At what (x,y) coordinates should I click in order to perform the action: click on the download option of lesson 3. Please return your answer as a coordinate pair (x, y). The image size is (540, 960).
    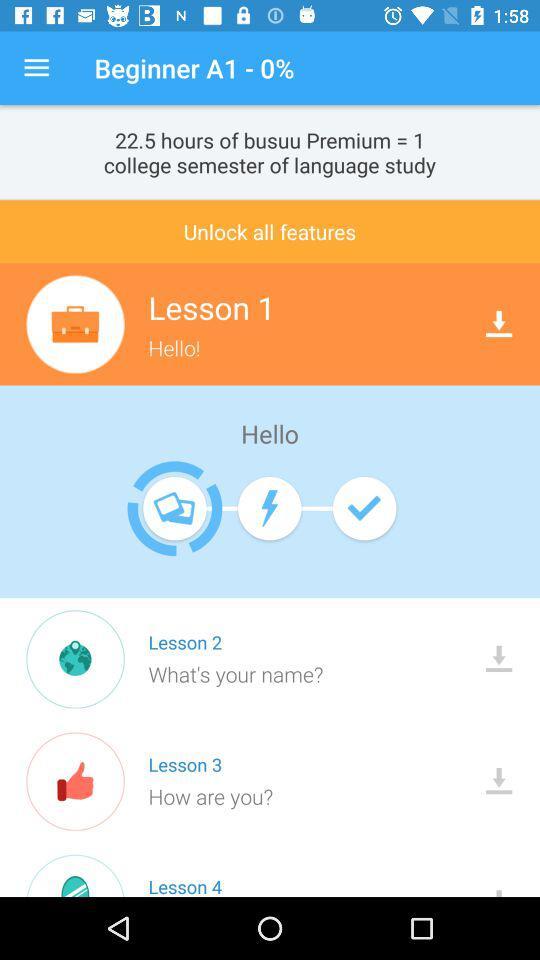
    Looking at the image, I should click on (498, 779).